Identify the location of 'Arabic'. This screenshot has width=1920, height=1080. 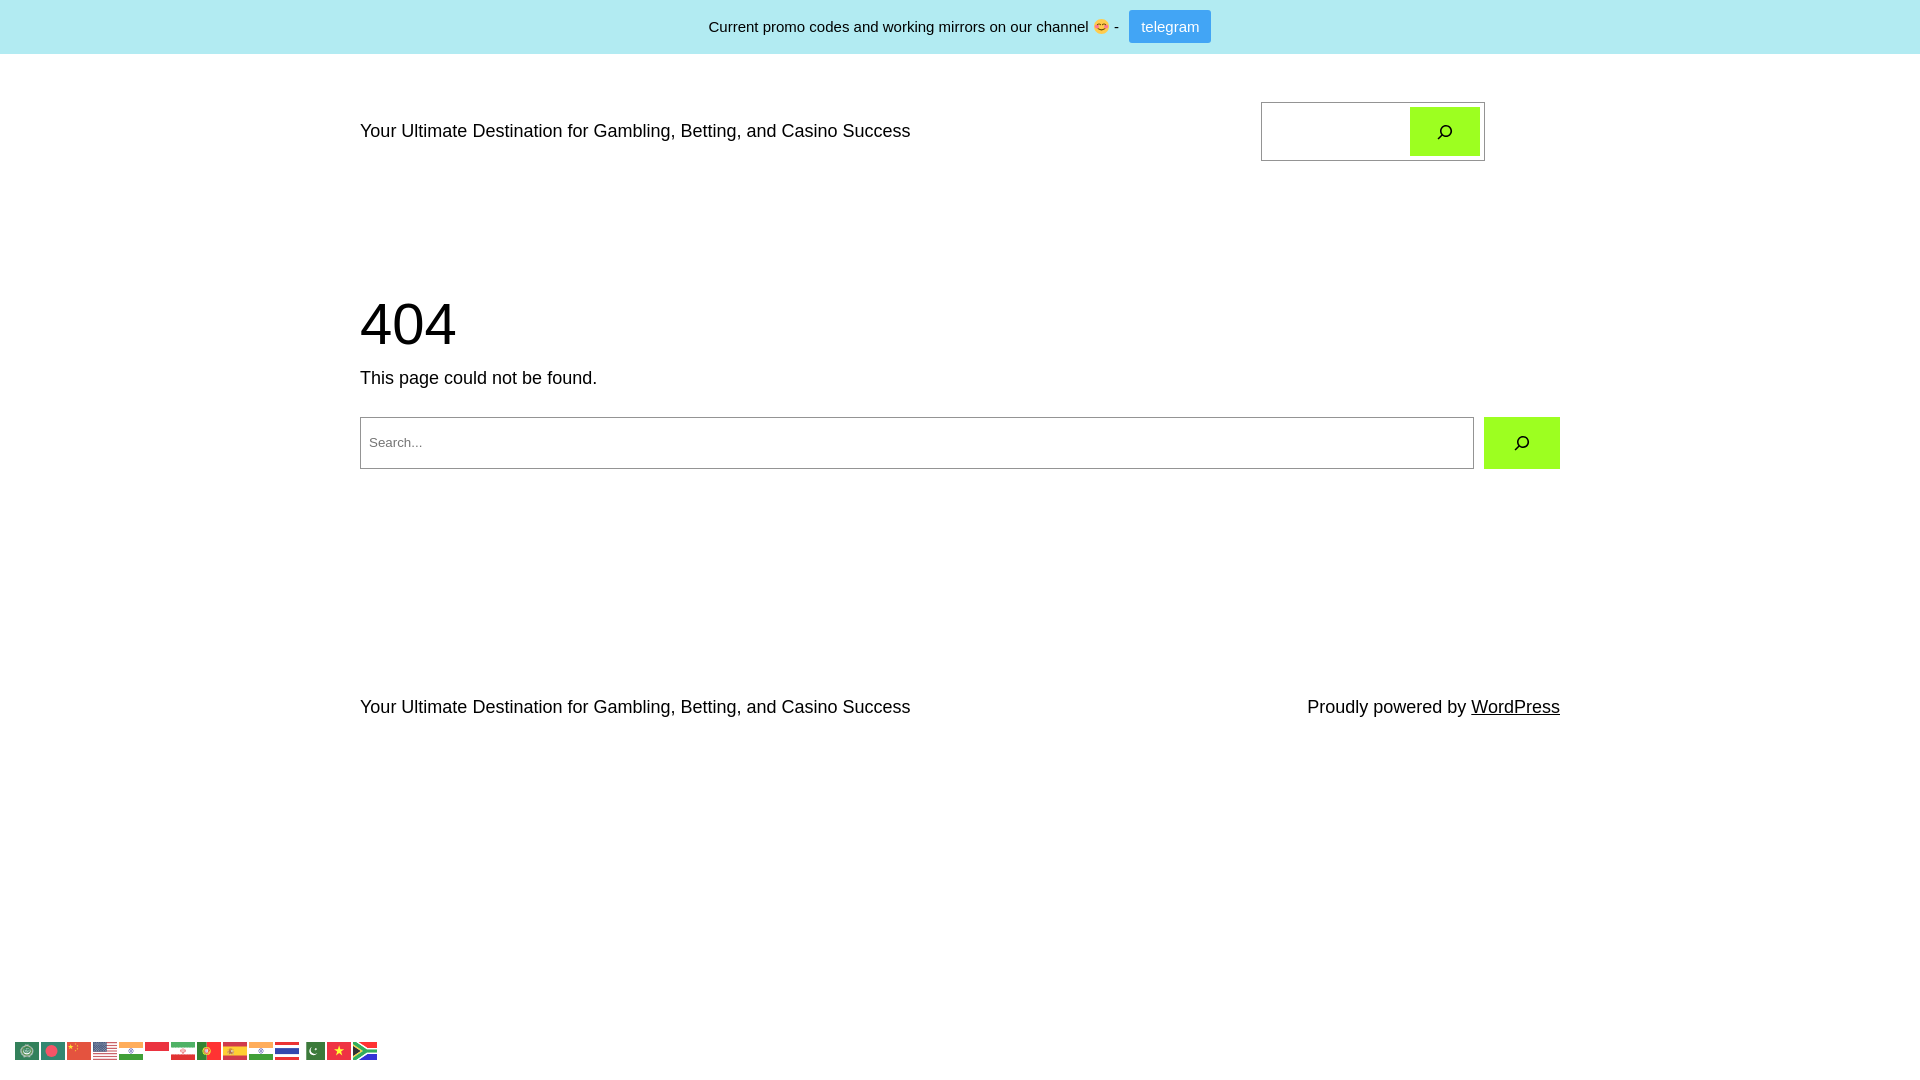
(28, 1048).